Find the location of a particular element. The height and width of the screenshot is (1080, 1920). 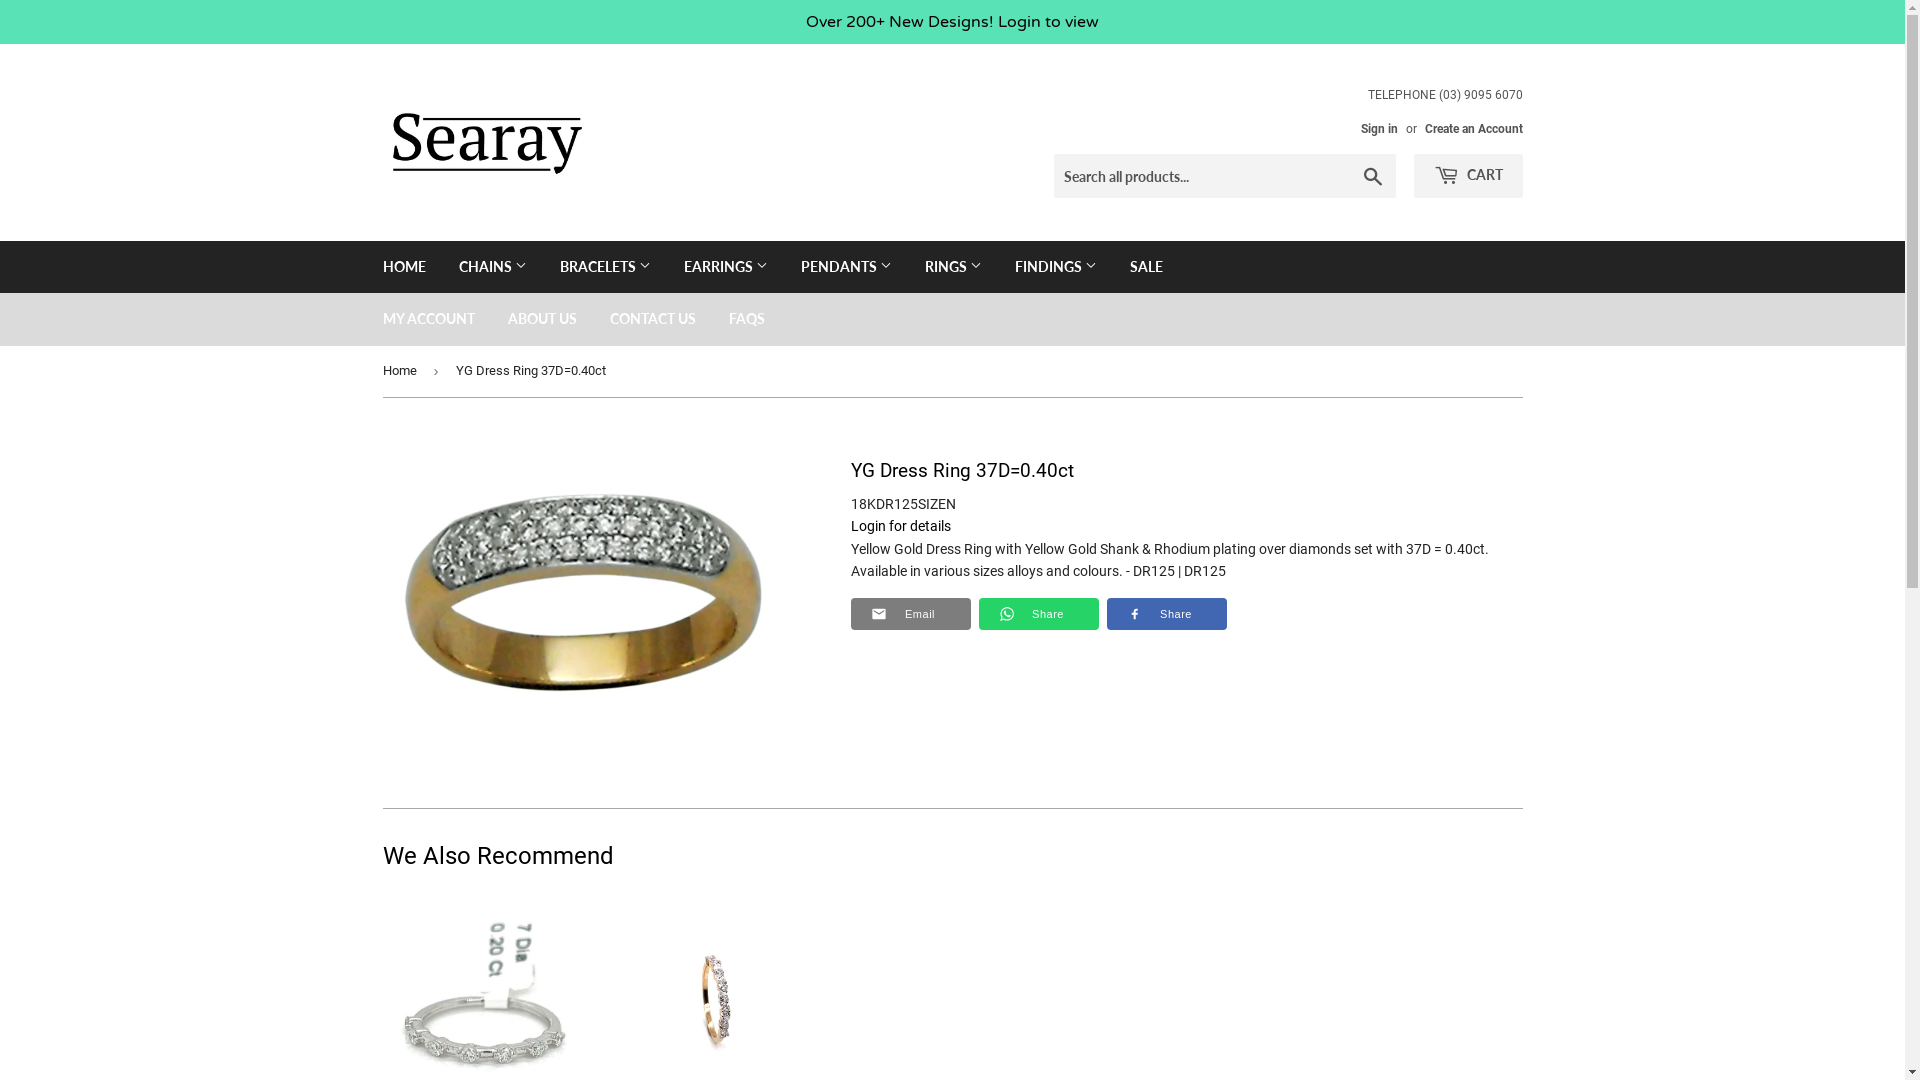

'Login for details' is located at coordinates (849, 524).